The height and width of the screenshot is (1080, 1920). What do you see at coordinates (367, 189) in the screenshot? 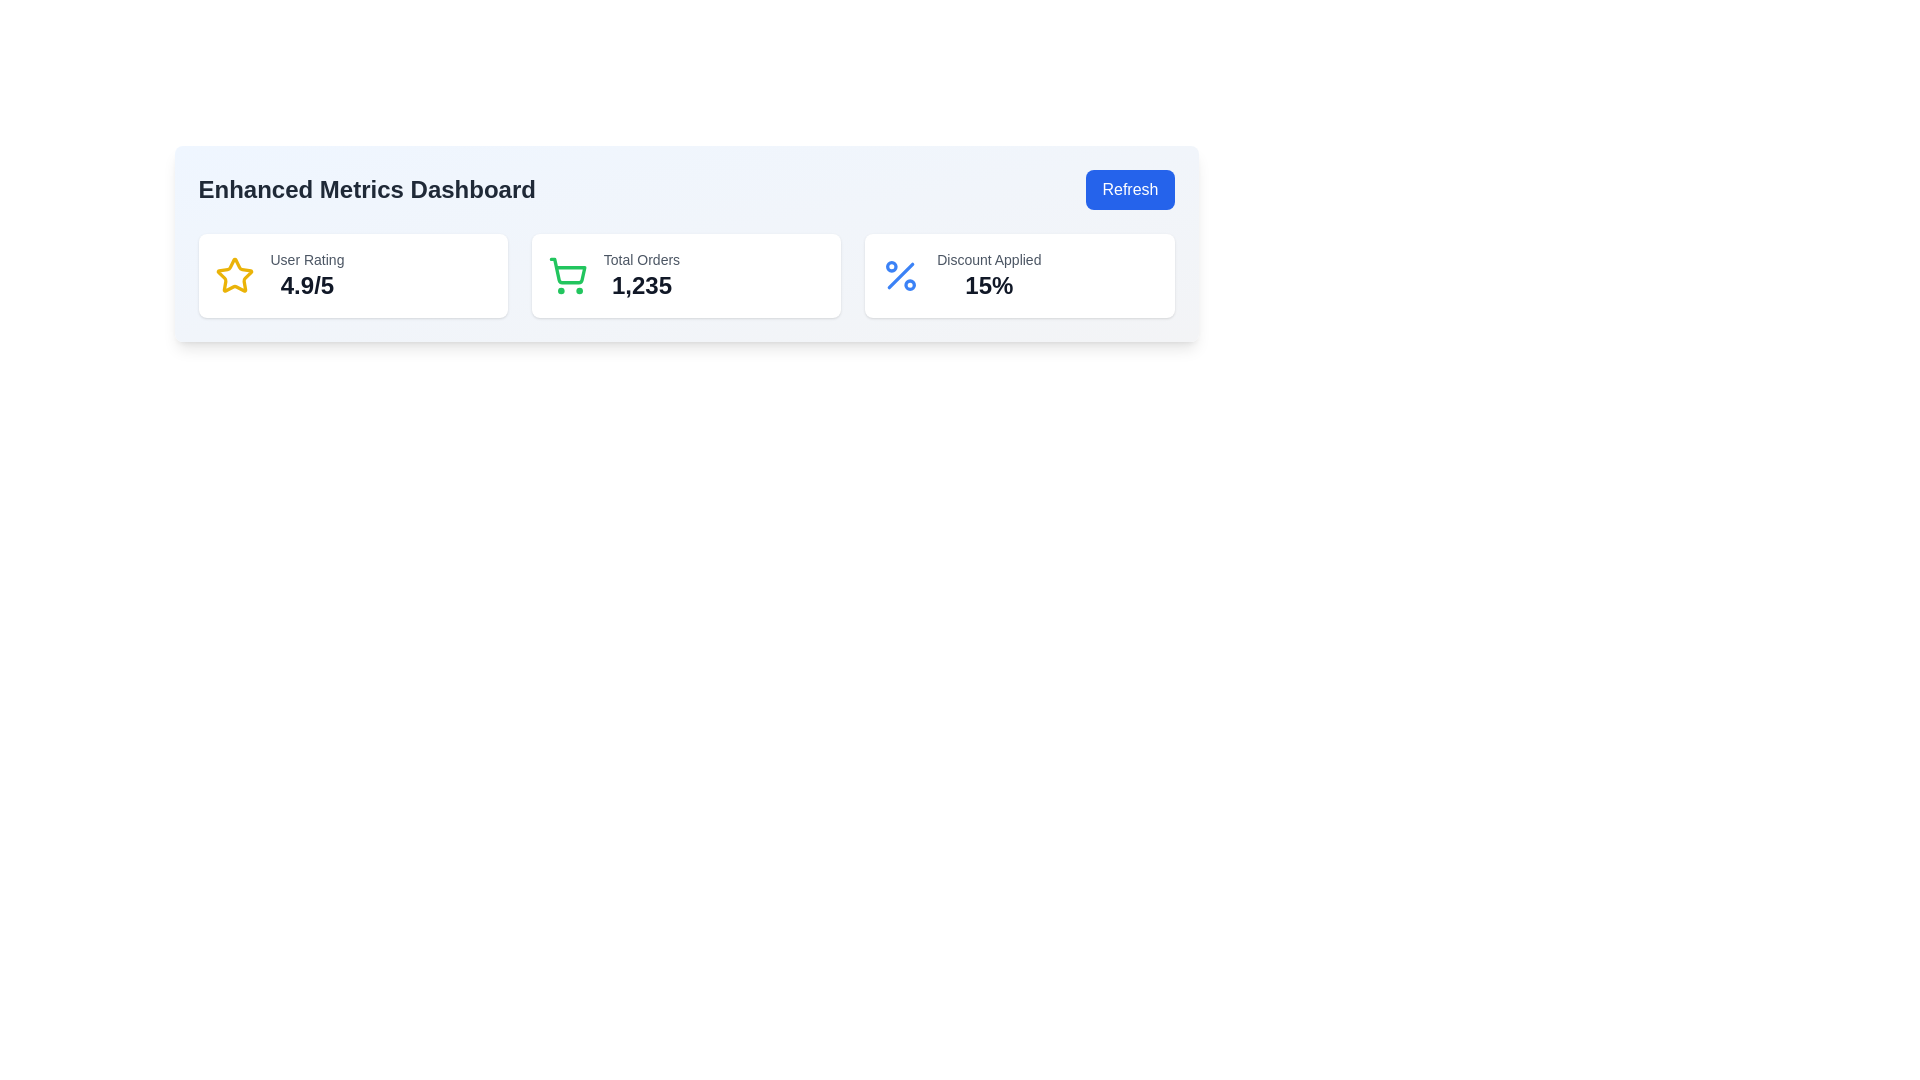
I see `the text header labeled 'Enhanced Metrics Dashboard', which is styled in bold, large dark gray font and positioned to the left of the 'Refresh' button` at bounding box center [367, 189].